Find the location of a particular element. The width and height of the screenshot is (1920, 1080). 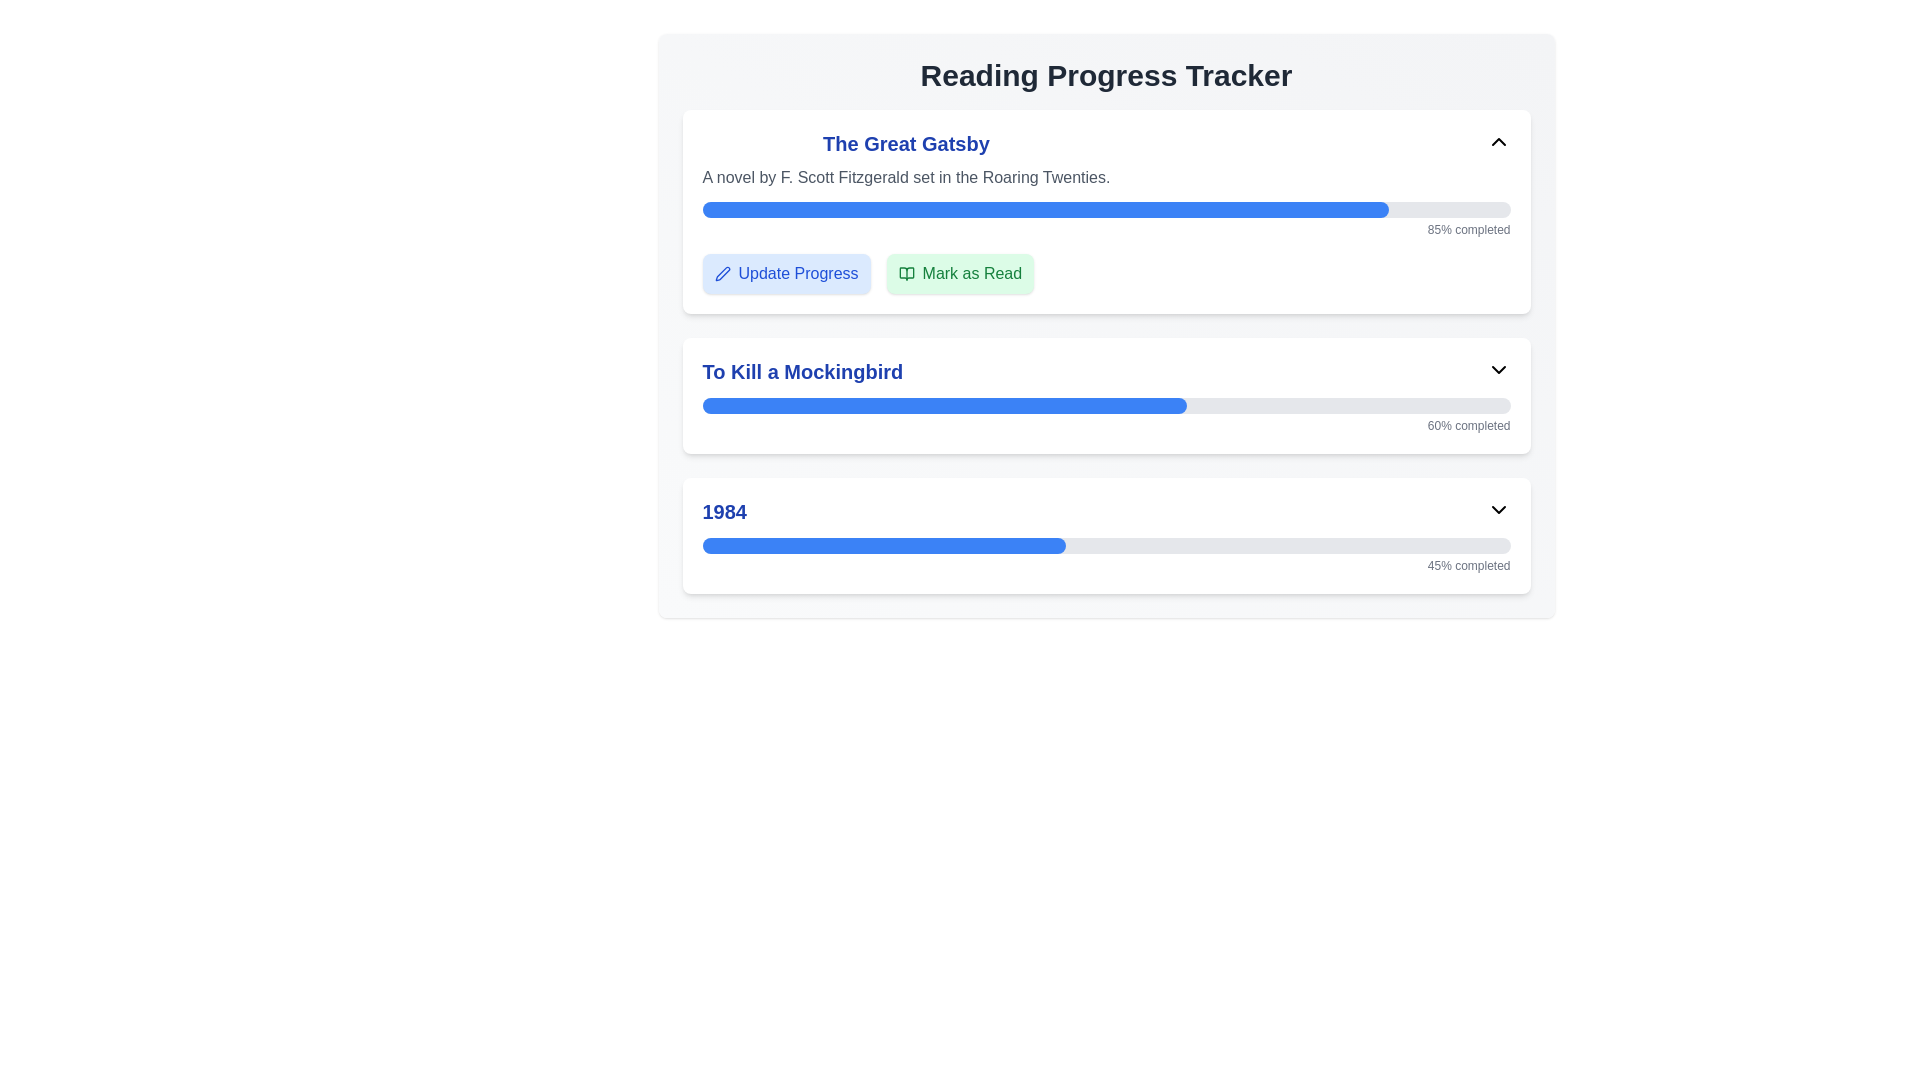

the progress bar indicating '85% completed' in the 'The Great Gatsby' section of the interface is located at coordinates (1105, 219).